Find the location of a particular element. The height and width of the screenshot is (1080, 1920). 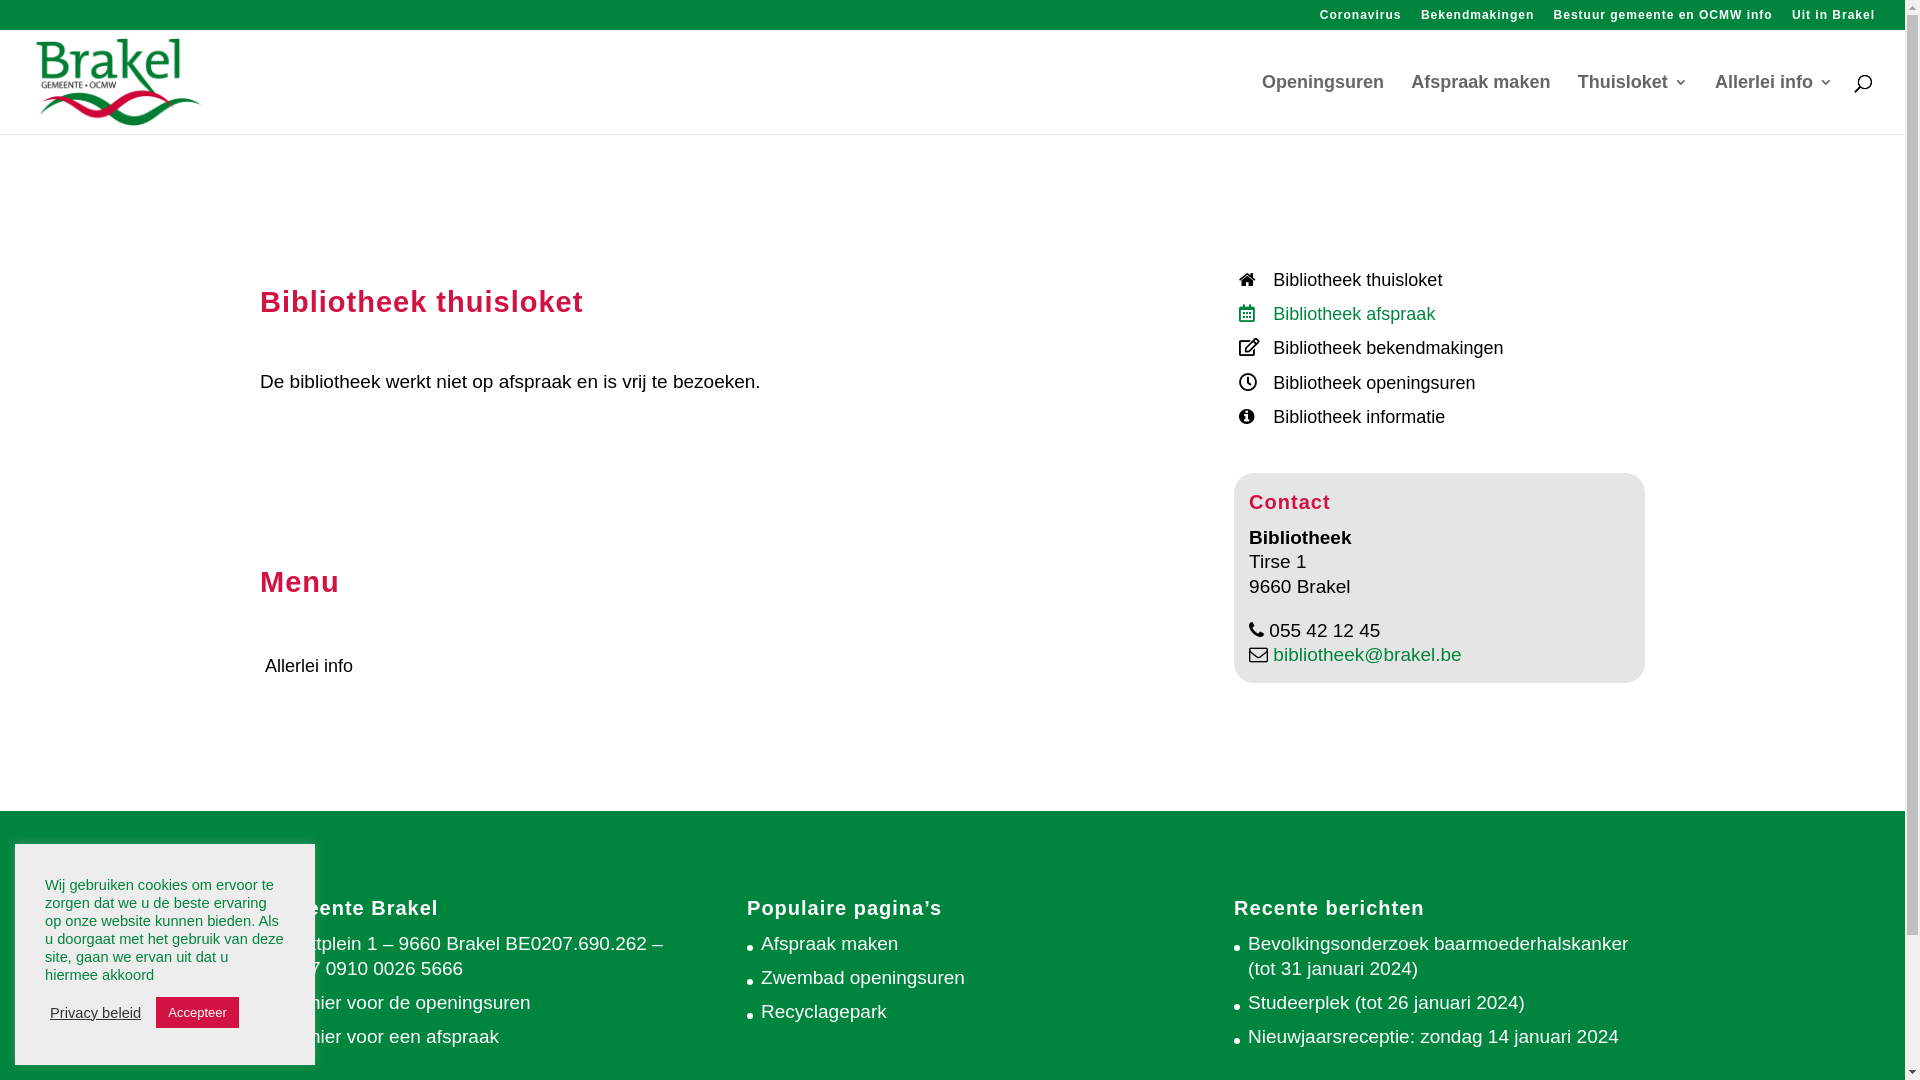

'Privacy beleid' is located at coordinates (94, 1013).